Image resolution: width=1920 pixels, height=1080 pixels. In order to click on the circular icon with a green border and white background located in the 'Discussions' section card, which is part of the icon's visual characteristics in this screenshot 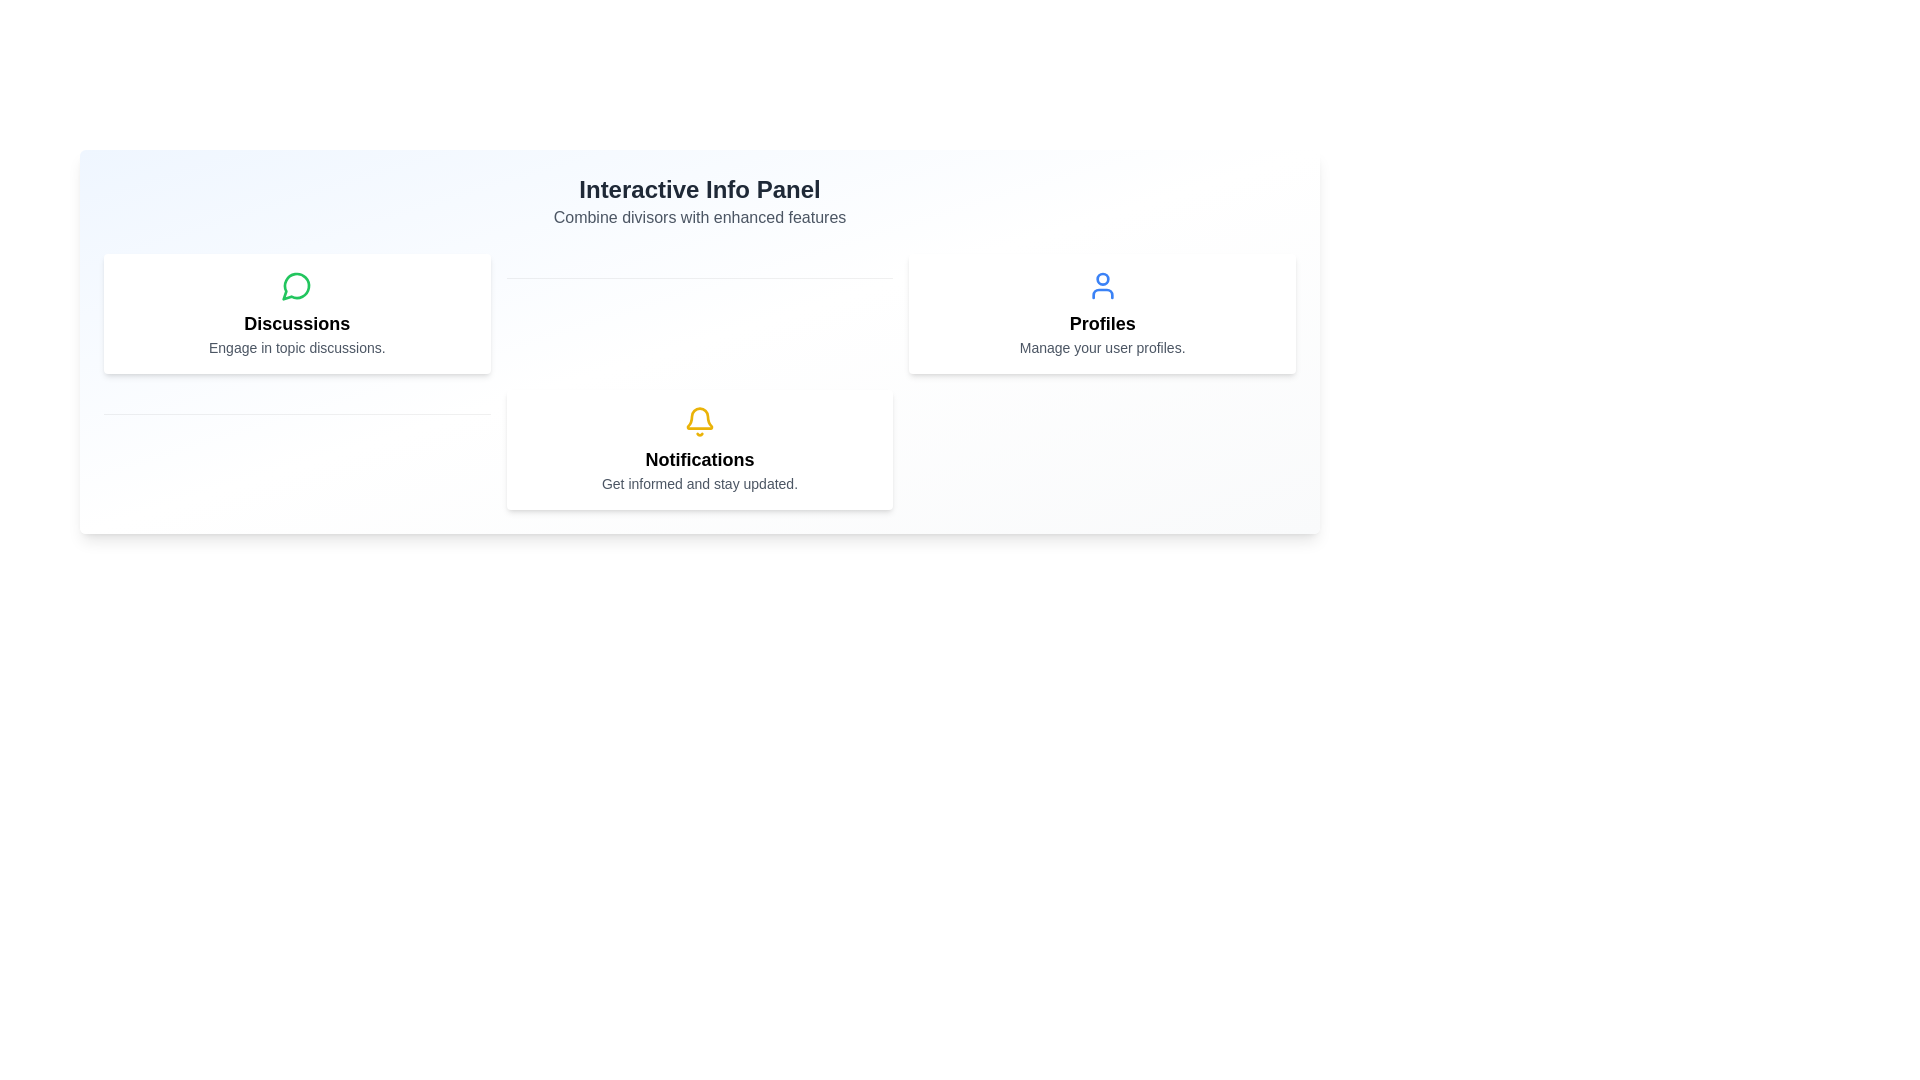, I will do `click(295, 286)`.